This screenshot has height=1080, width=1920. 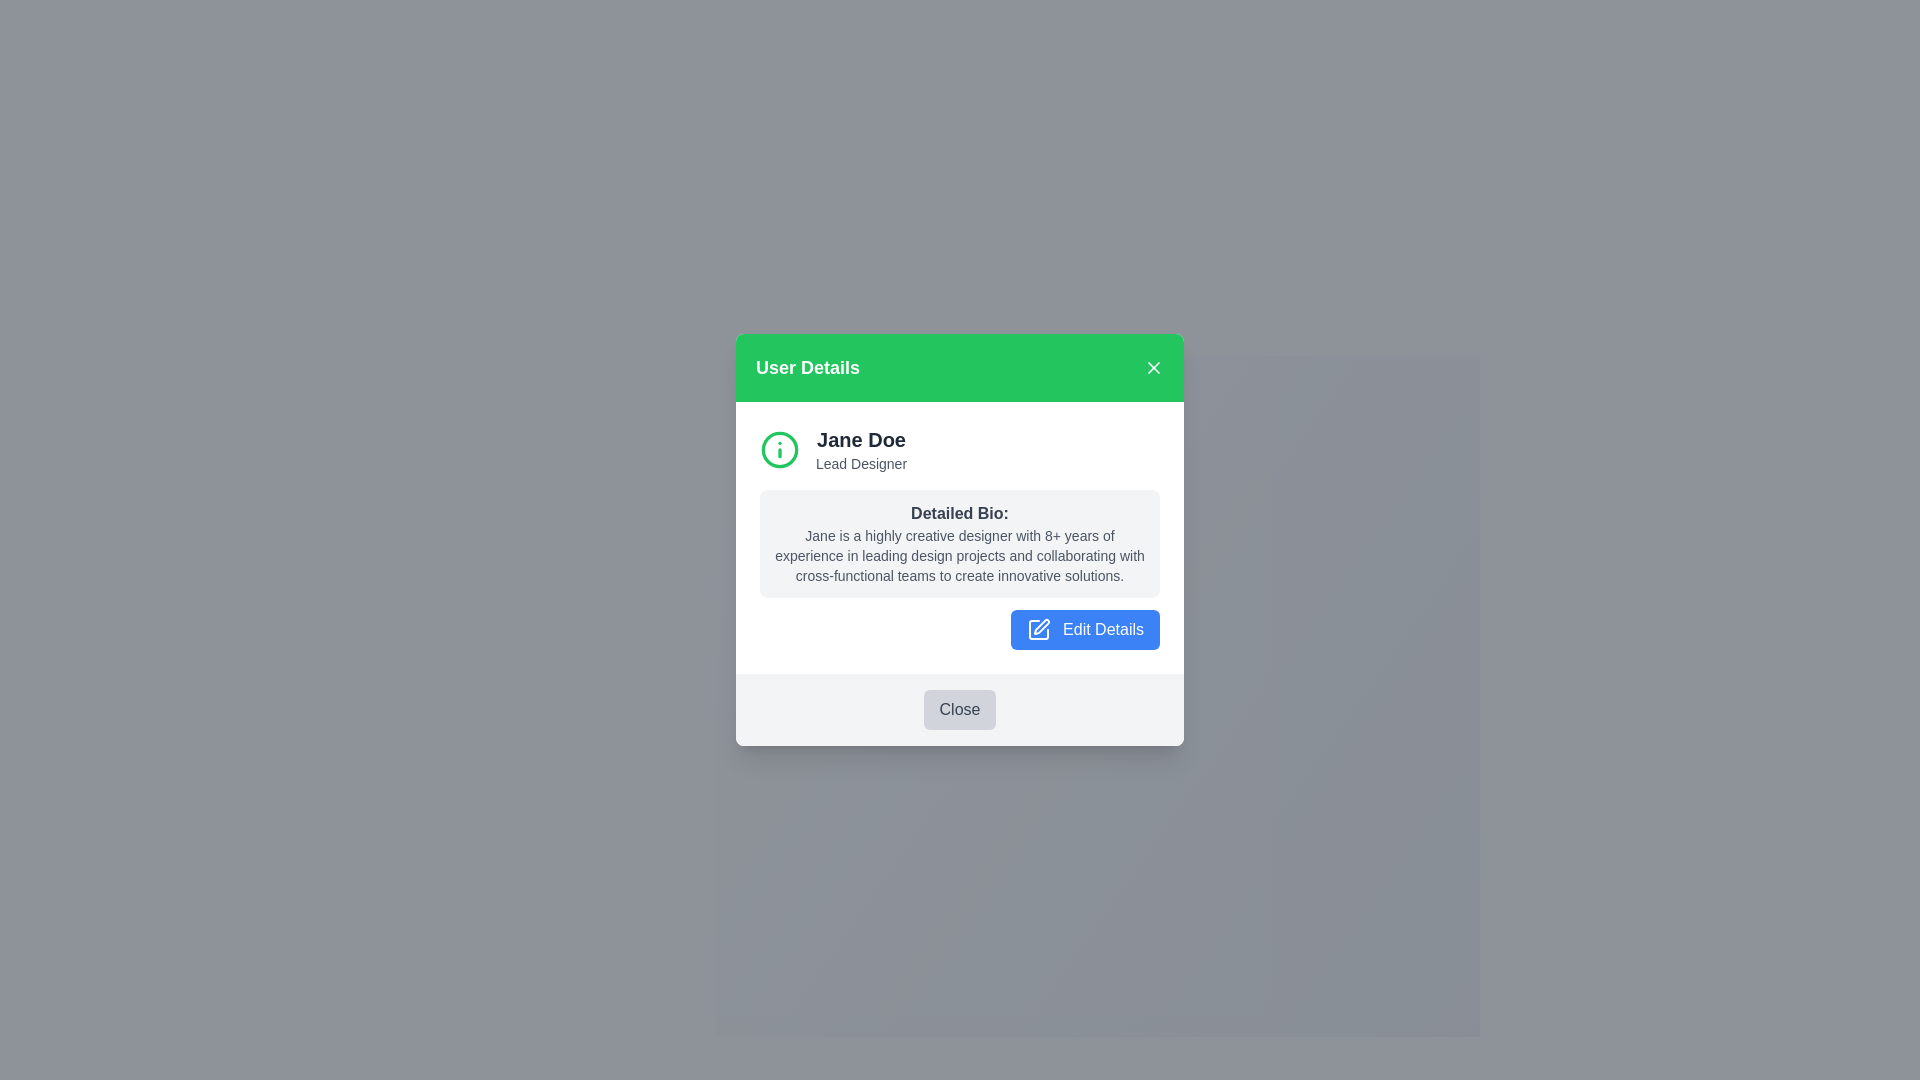 What do you see at coordinates (960, 512) in the screenshot?
I see `the Text label that serves as the primary label for the user's detailed biography section, which is located below the user's name and title` at bounding box center [960, 512].